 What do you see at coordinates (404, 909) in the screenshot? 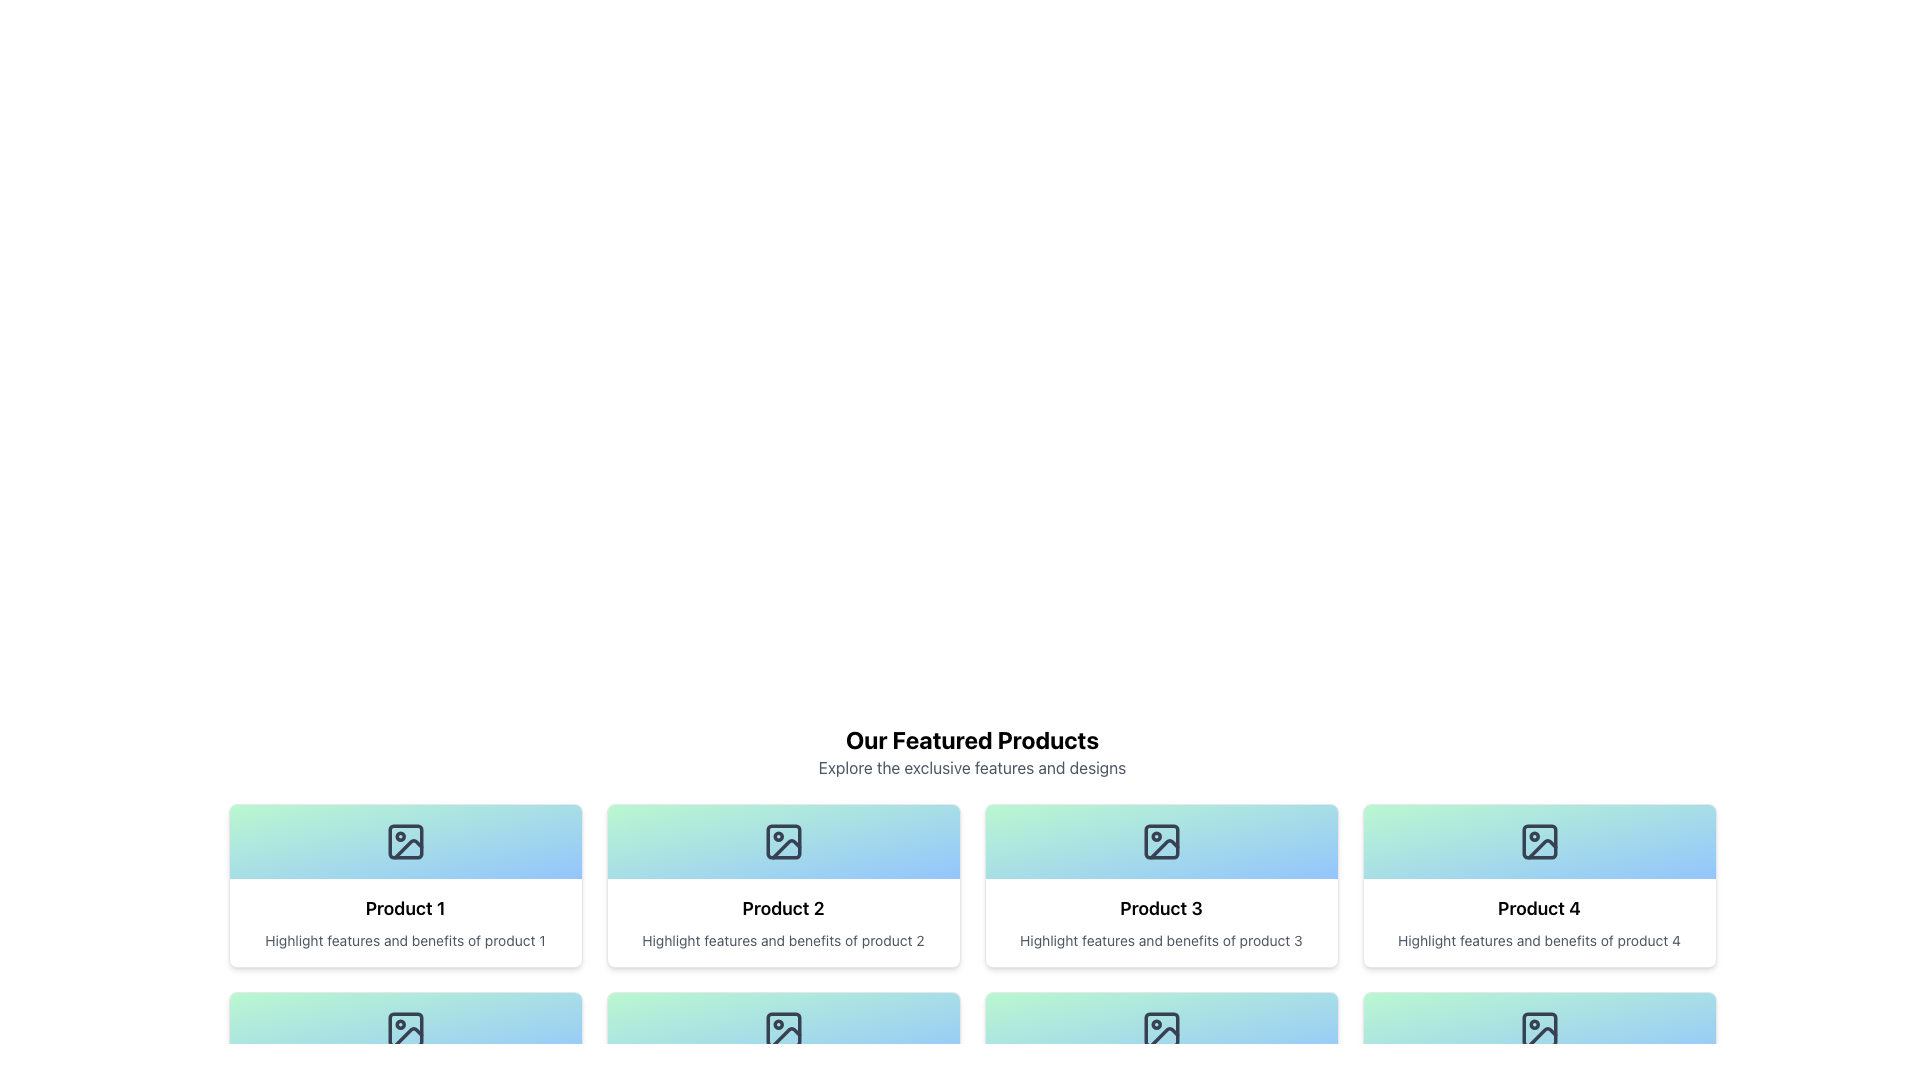
I see `the bold, large-font heading text labeled 'Product 1' located at the top-left corner of the product card grid` at bounding box center [404, 909].